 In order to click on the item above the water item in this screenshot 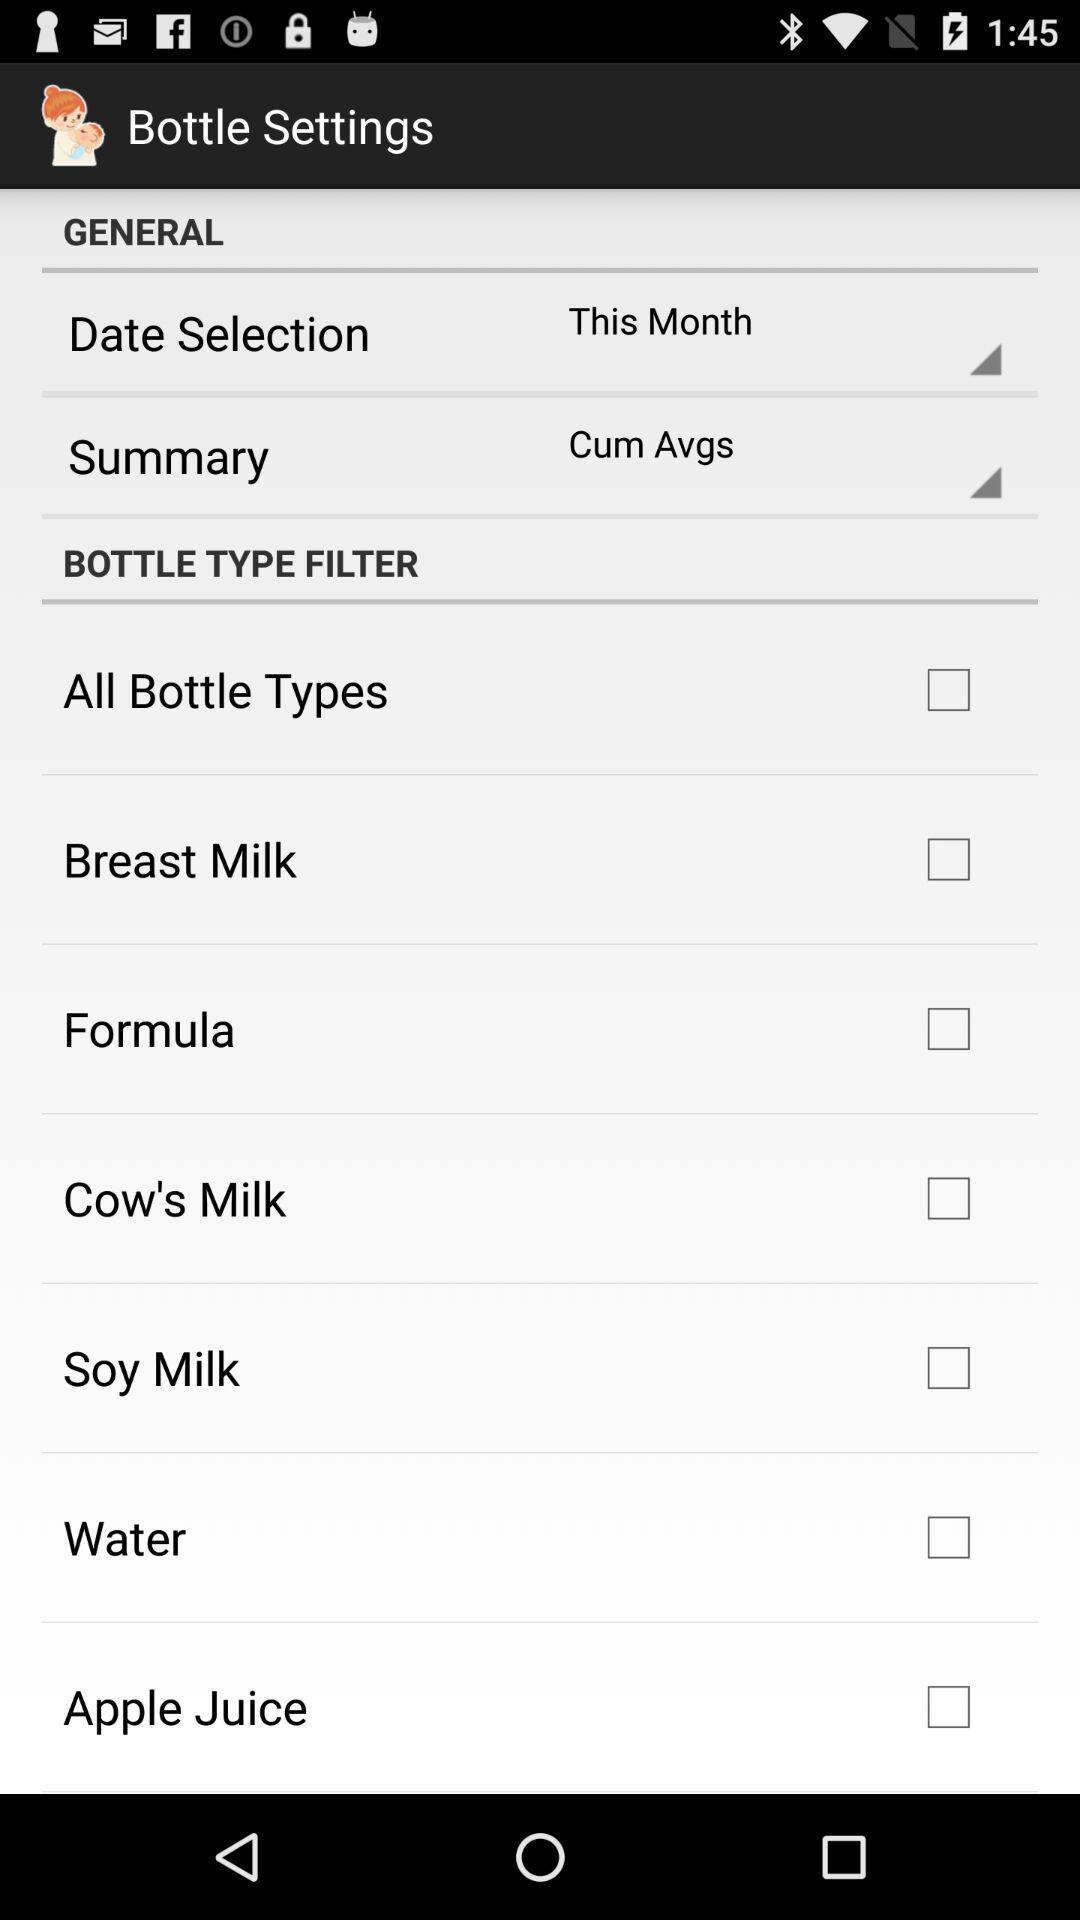, I will do `click(150, 1366)`.